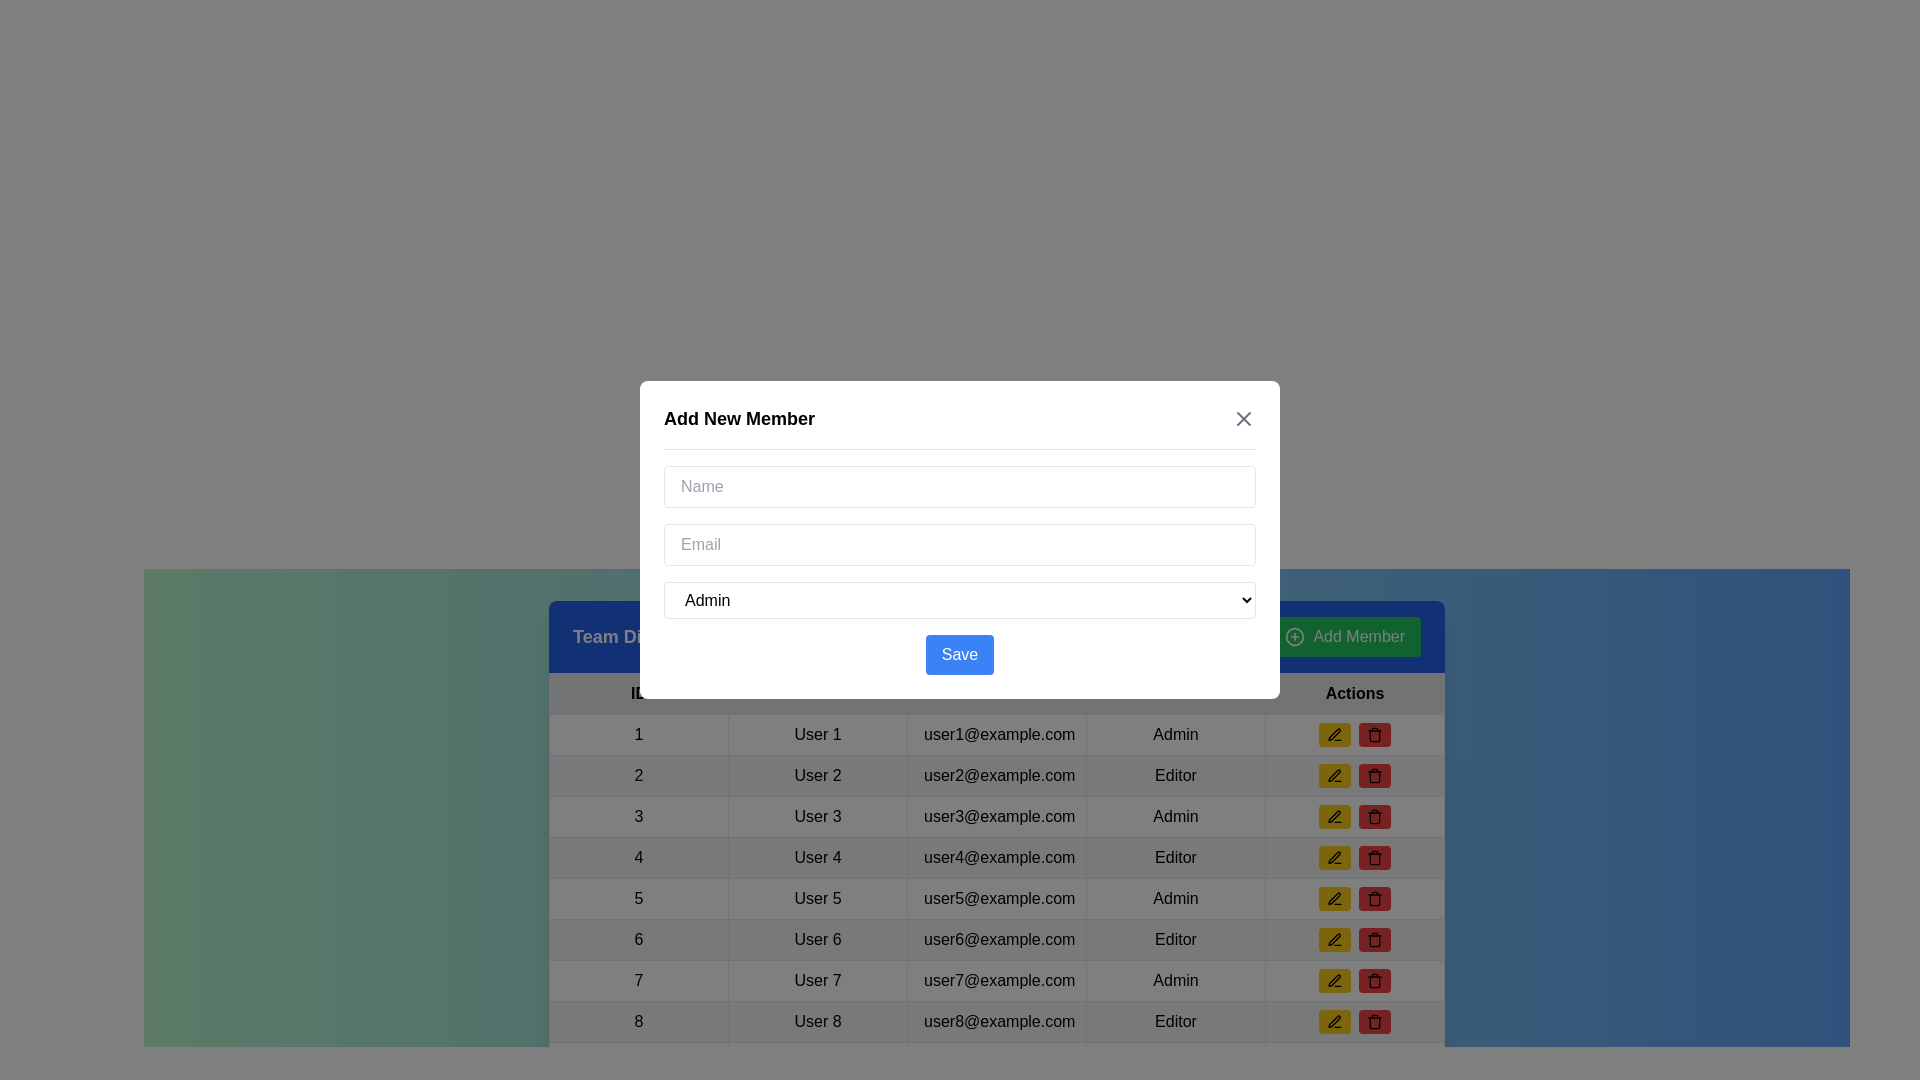  What do you see at coordinates (1334, 940) in the screenshot?
I see `the edit icon located in the Actions column of the table for the sixth user to invoke the edit action` at bounding box center [1334, 940].